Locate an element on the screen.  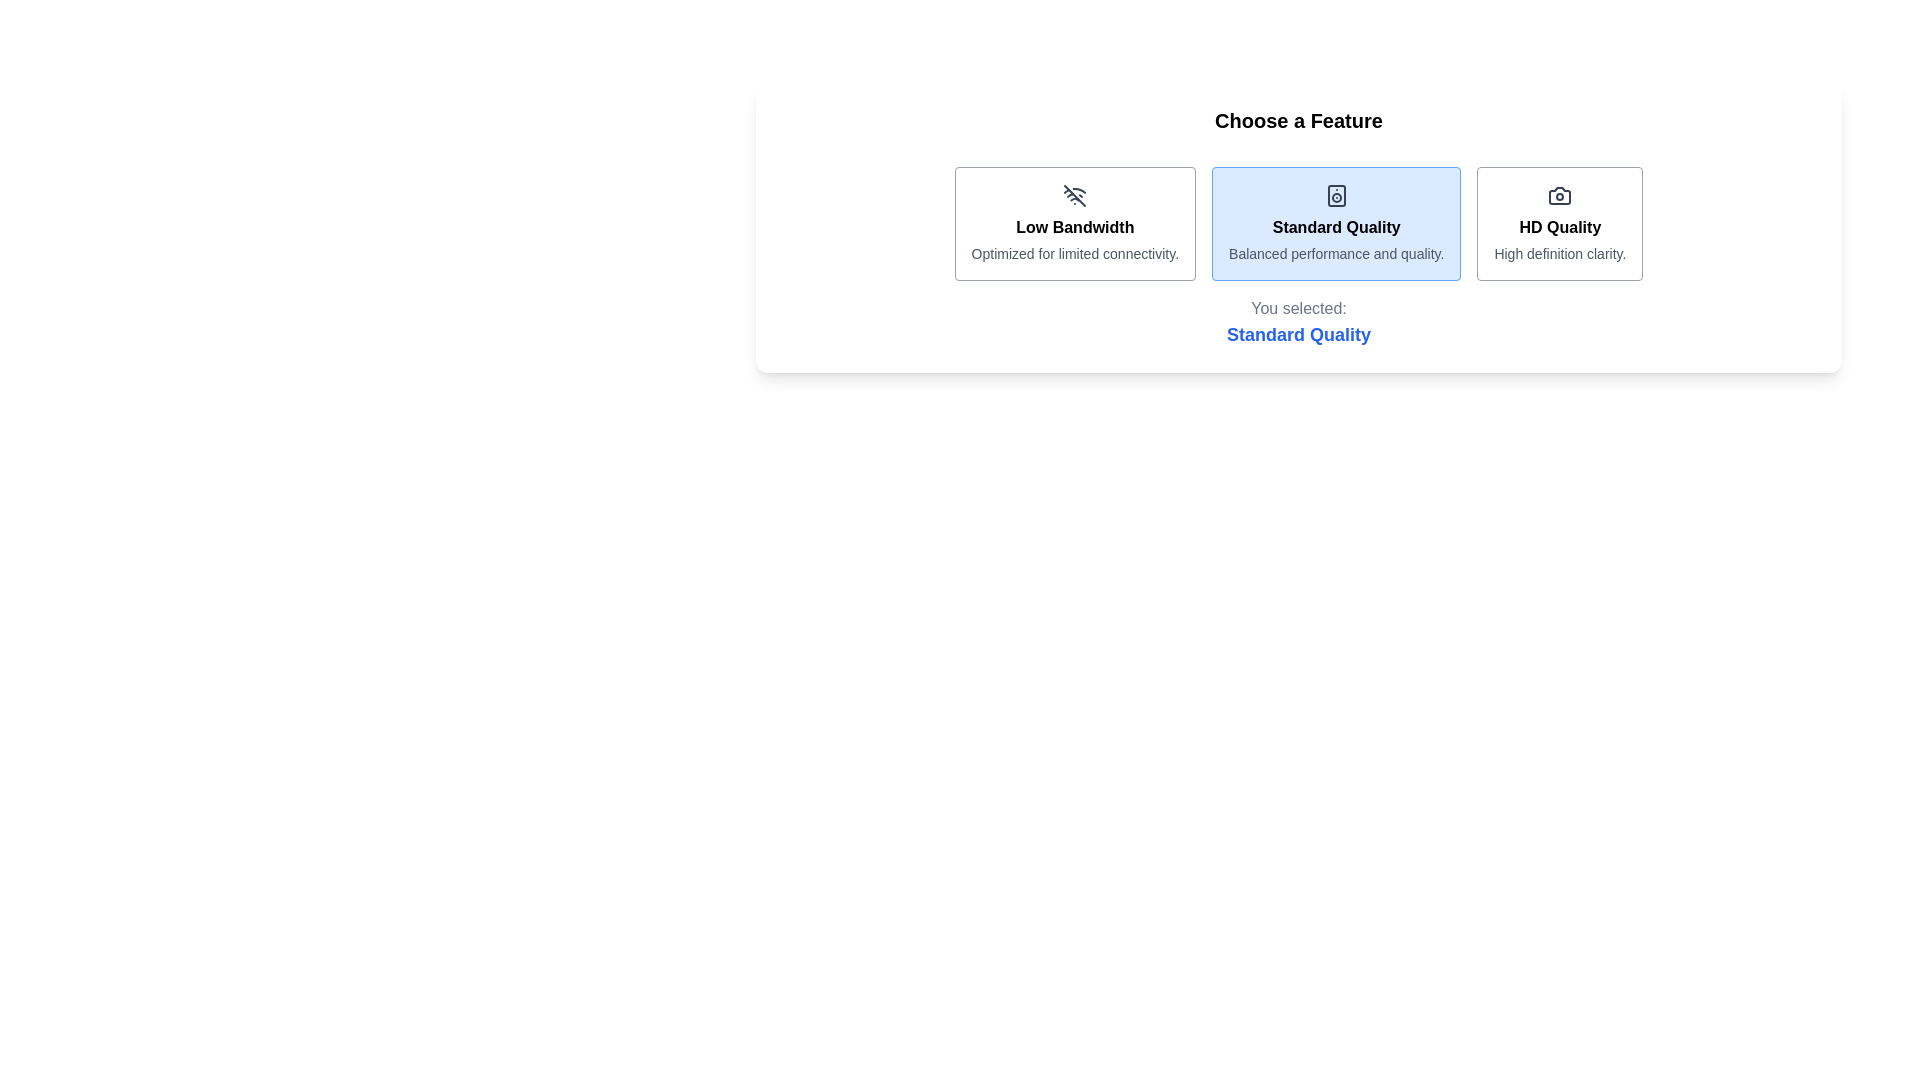
the HD Quality icon located at the center of the HD Quality selection button is located at coordinates (1559, 196).